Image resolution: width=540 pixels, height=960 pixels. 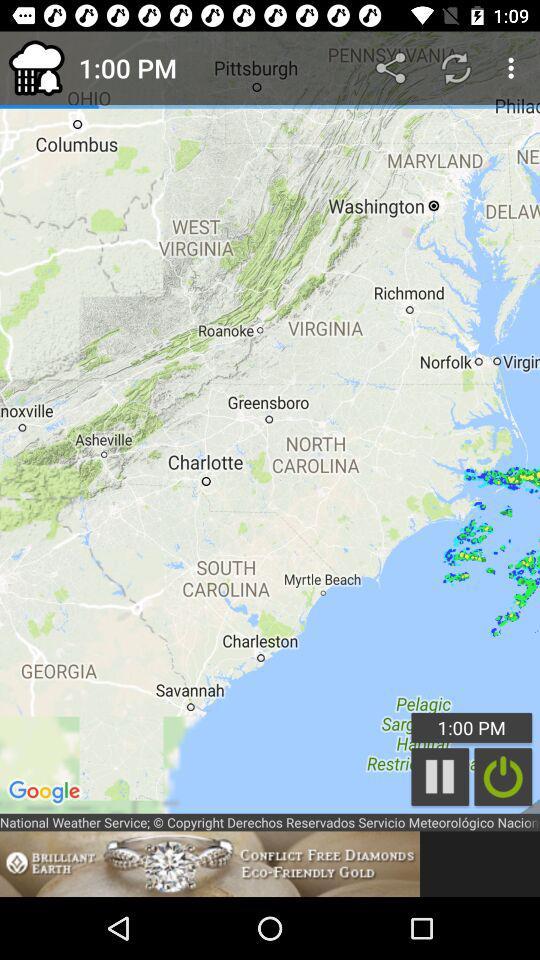 What do you see at coordinates (440, 776) in the screenshot?
I see `the pause icon` at bounding box center [440, 776].